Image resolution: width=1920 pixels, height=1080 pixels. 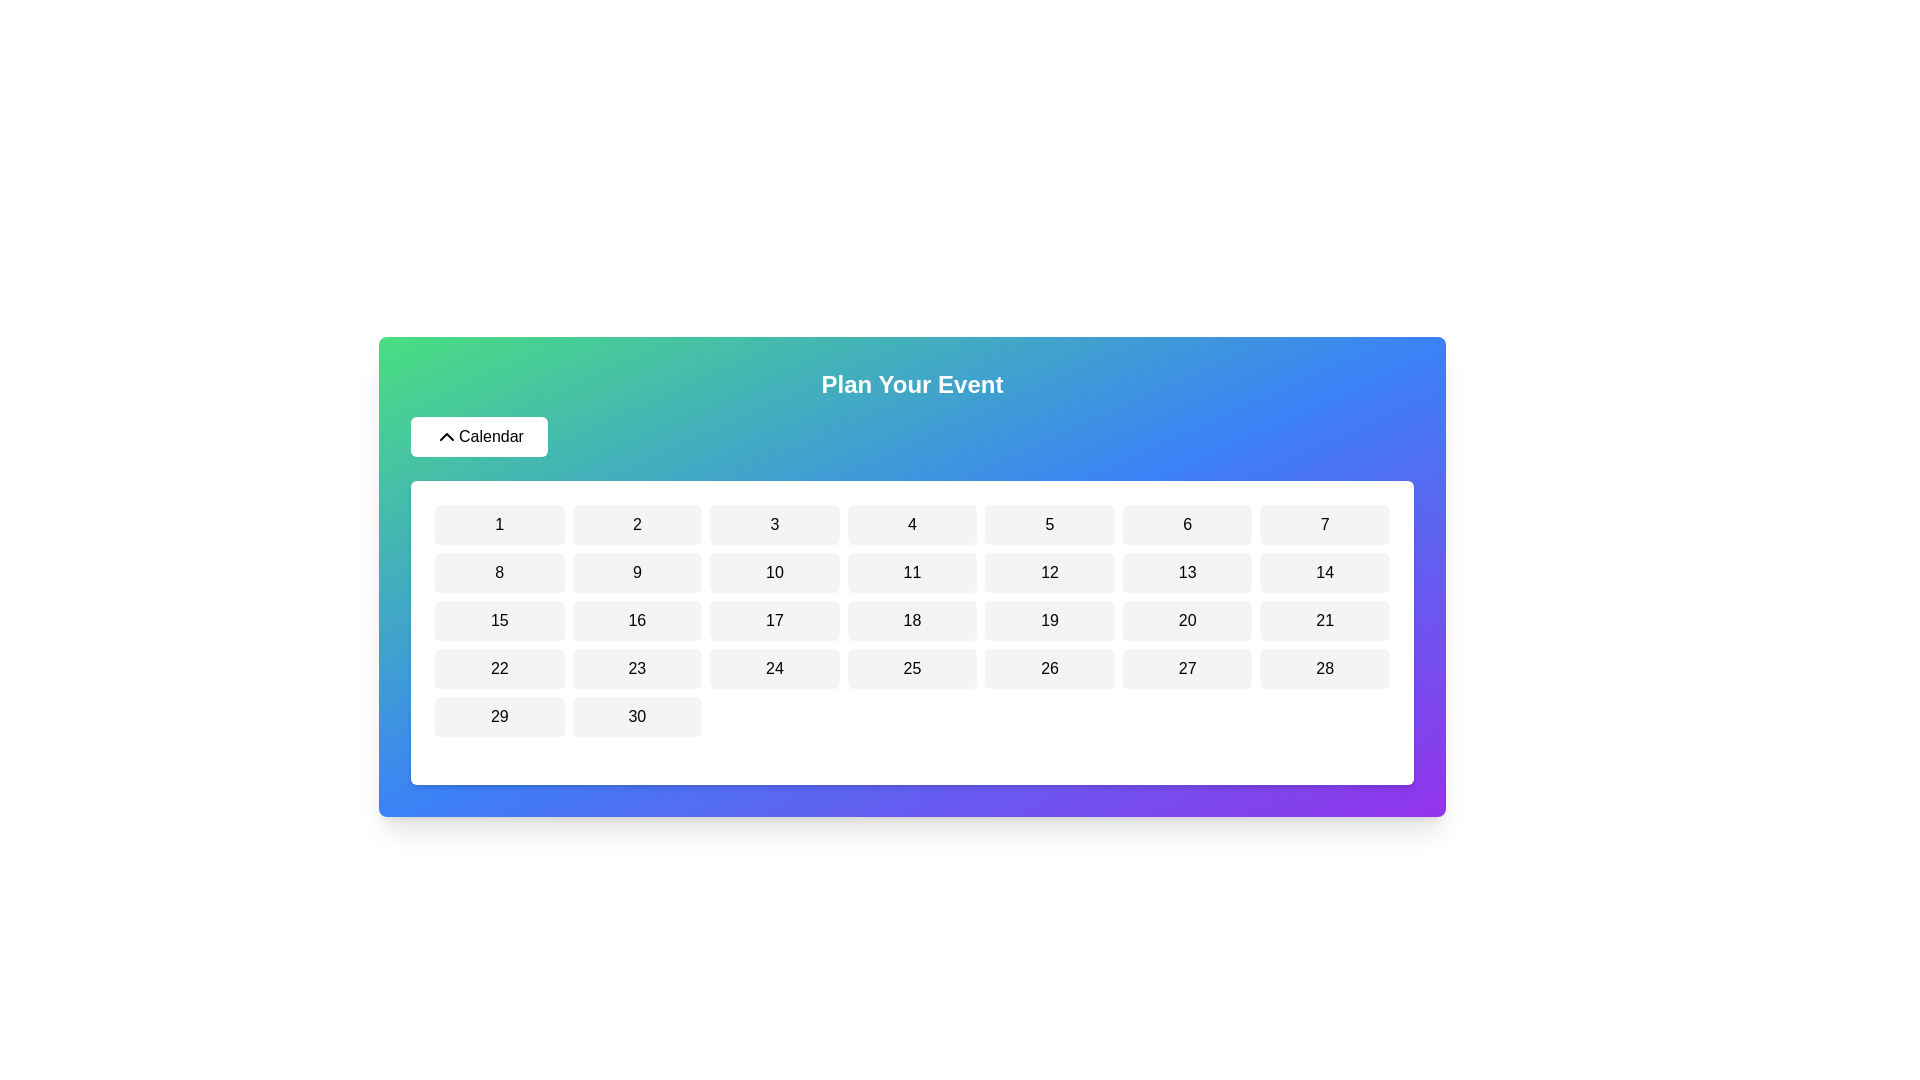 I want to click on the interactive button representing the 20th day of the calendar to change its background color, so click(x=1187, y=620).